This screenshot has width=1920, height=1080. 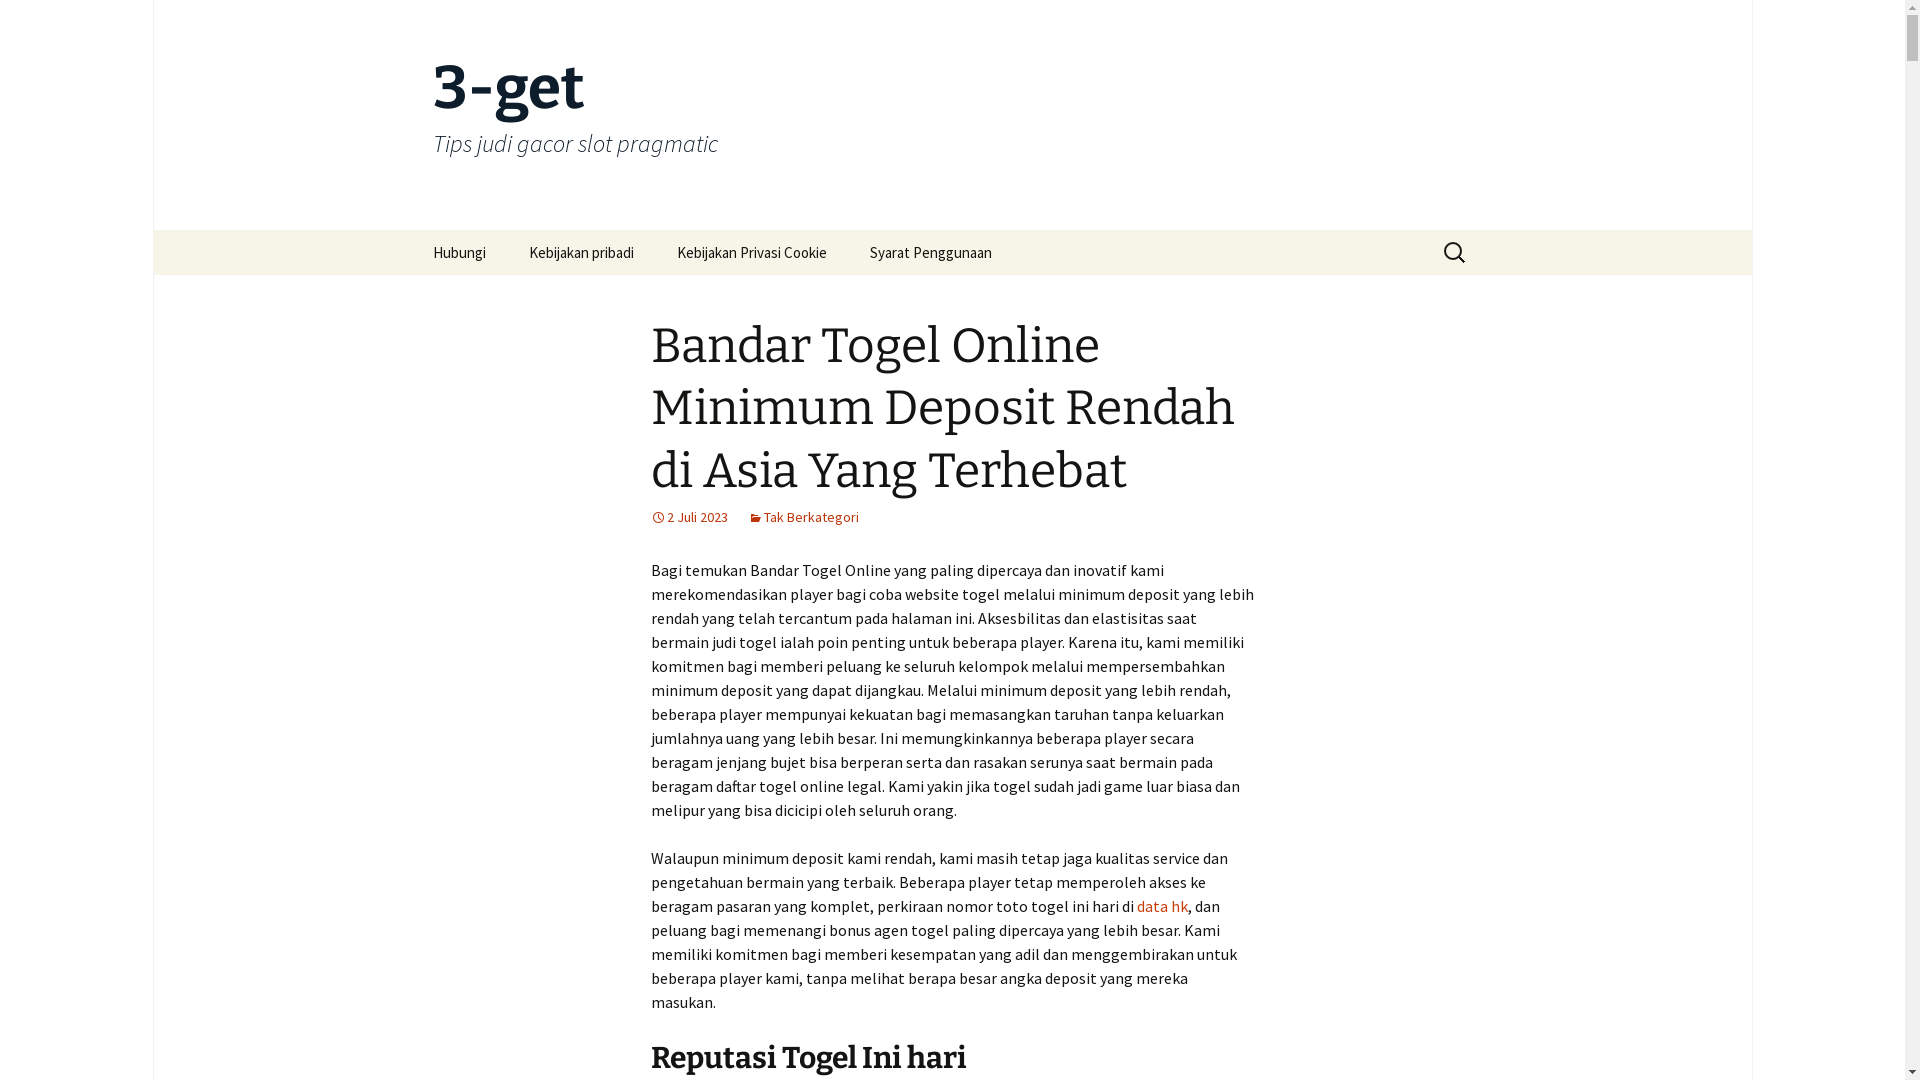 What do you see at coordinates (508, 251) in the screenshot?
I see `'Kebijakan pribadi'` at bounding box center [508, 251].